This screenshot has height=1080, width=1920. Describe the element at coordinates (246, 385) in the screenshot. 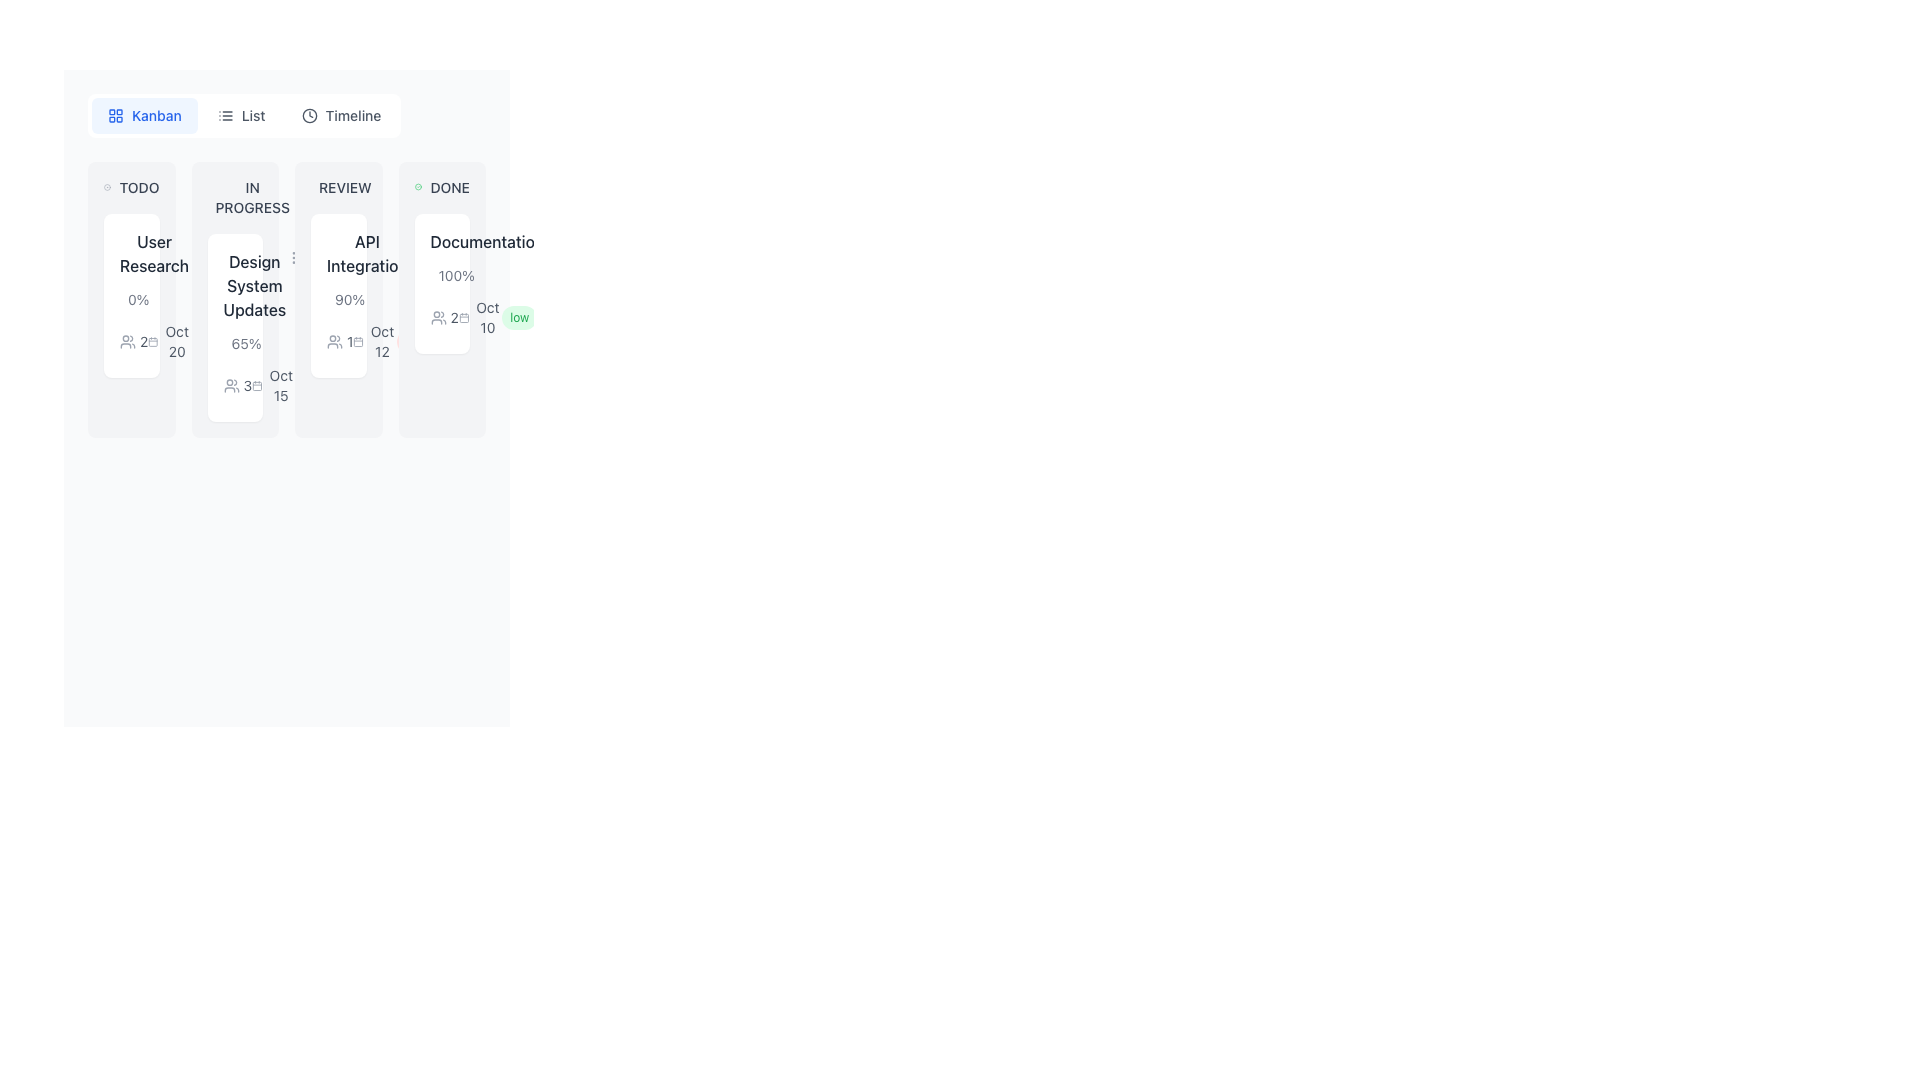

I see `the displayed information on the gray number '3' text label located at the bottom-left area of the 'Design System Updates' card under the 'IN PROGRESS' column` at that location.